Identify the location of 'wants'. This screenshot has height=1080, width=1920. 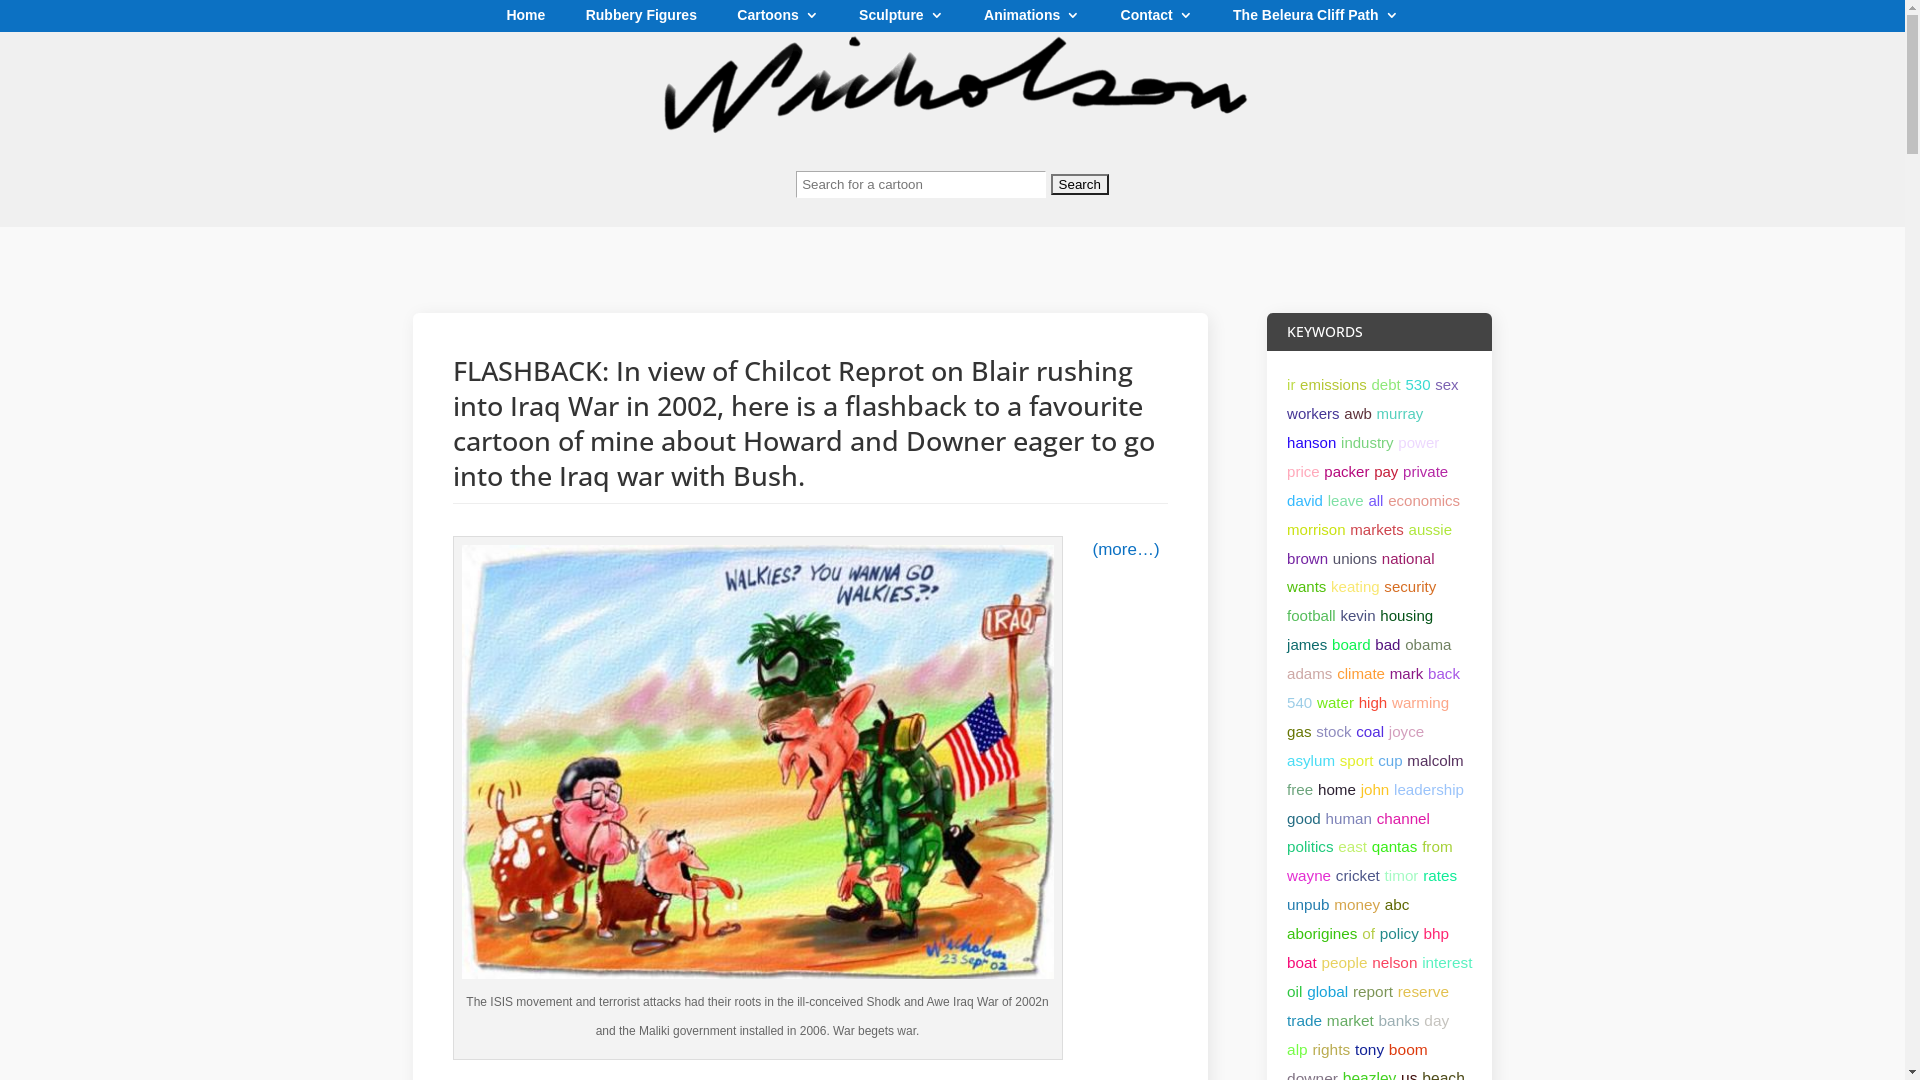
(1286, 585).